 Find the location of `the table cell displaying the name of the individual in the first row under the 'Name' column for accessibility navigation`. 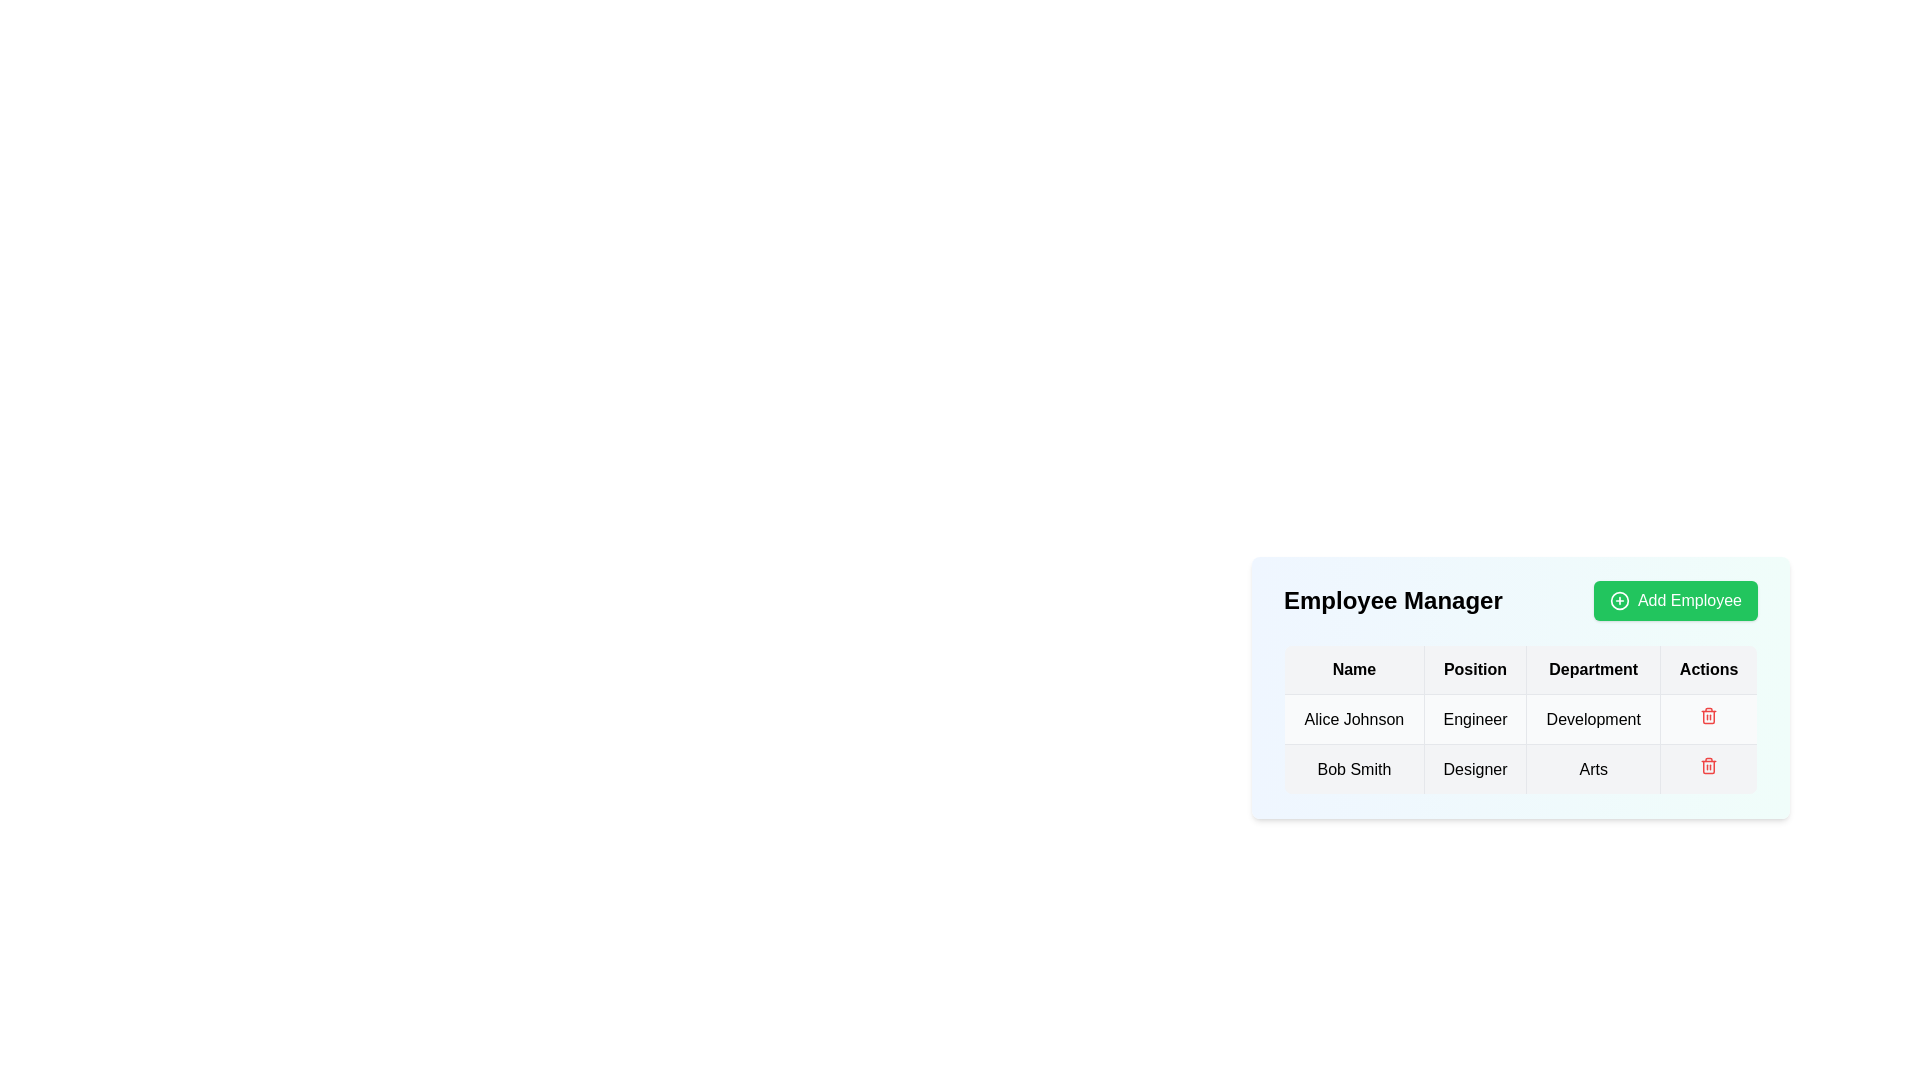

the table cell displaying the name of the individual in the first row under the 'Name' column for accessibility navigation is located at coordinates (1354, 718).